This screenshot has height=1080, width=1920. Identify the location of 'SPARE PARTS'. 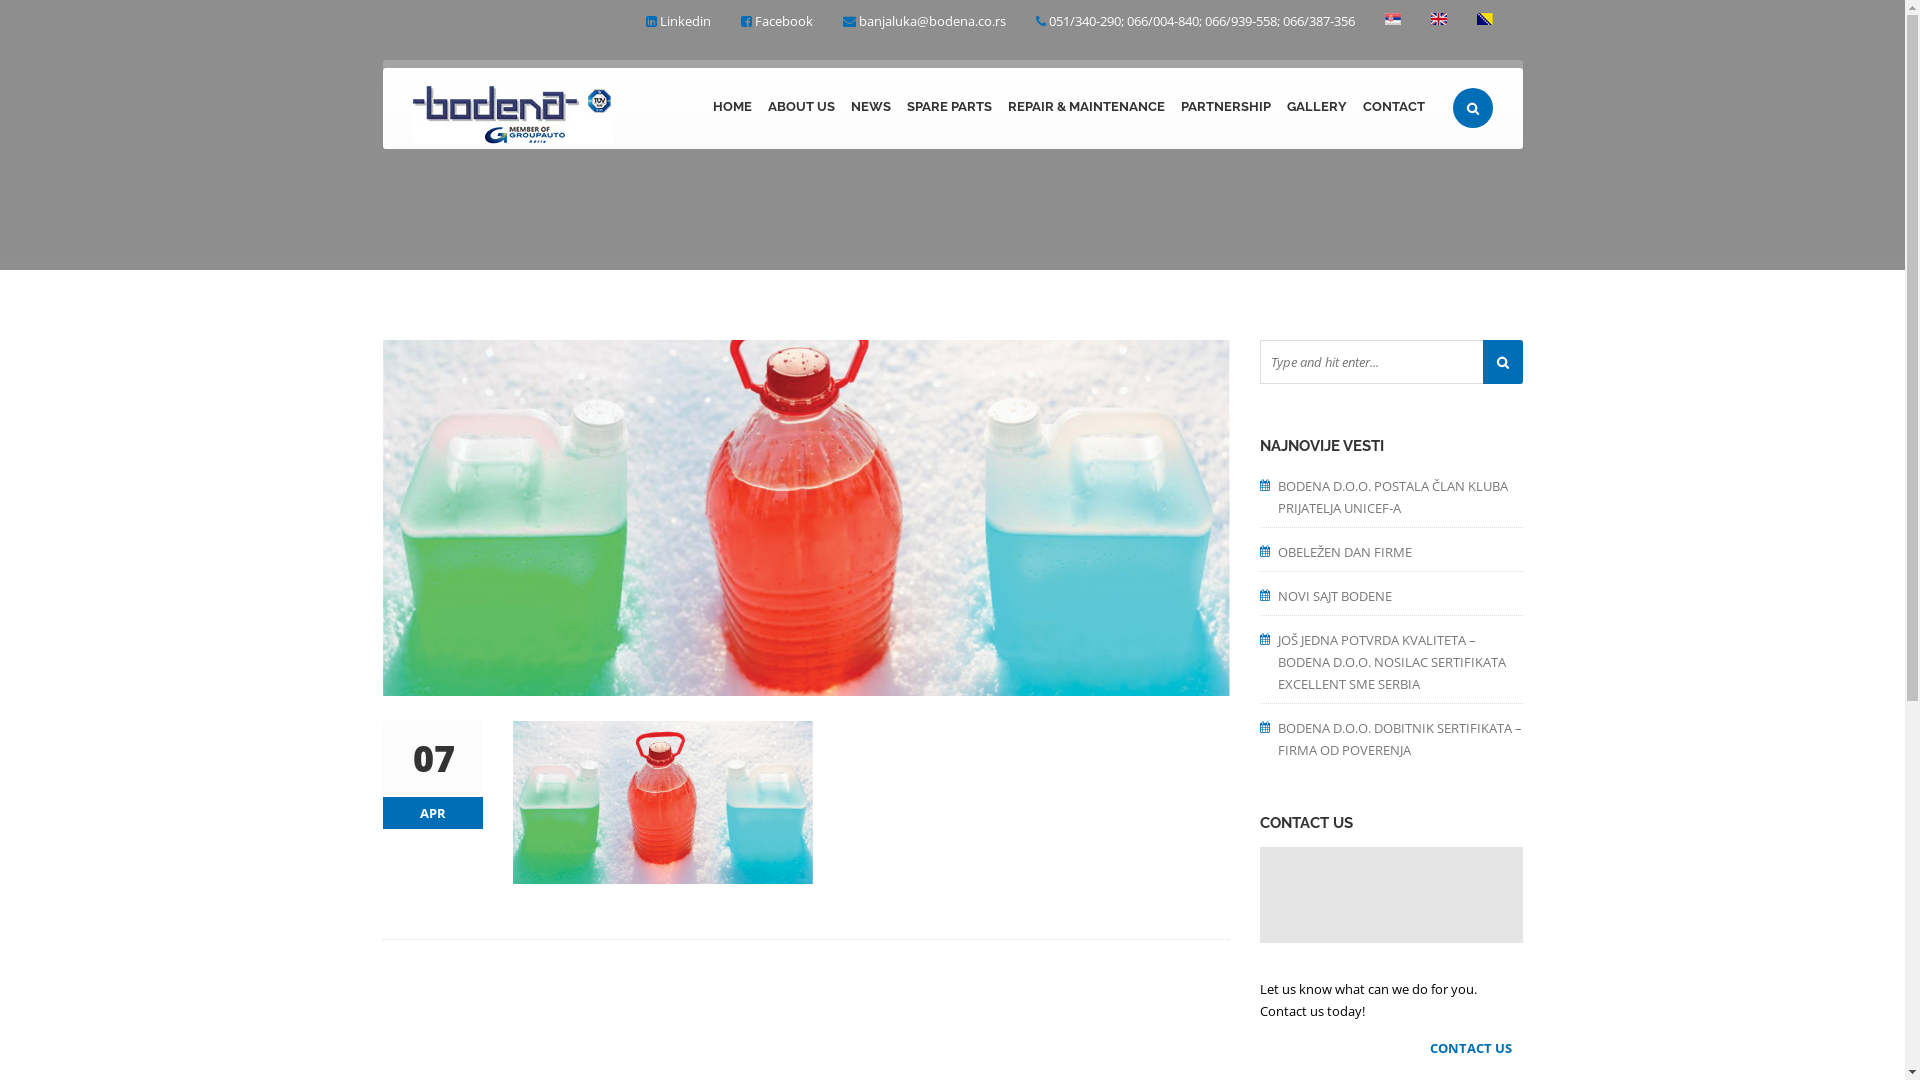
(947, 108).